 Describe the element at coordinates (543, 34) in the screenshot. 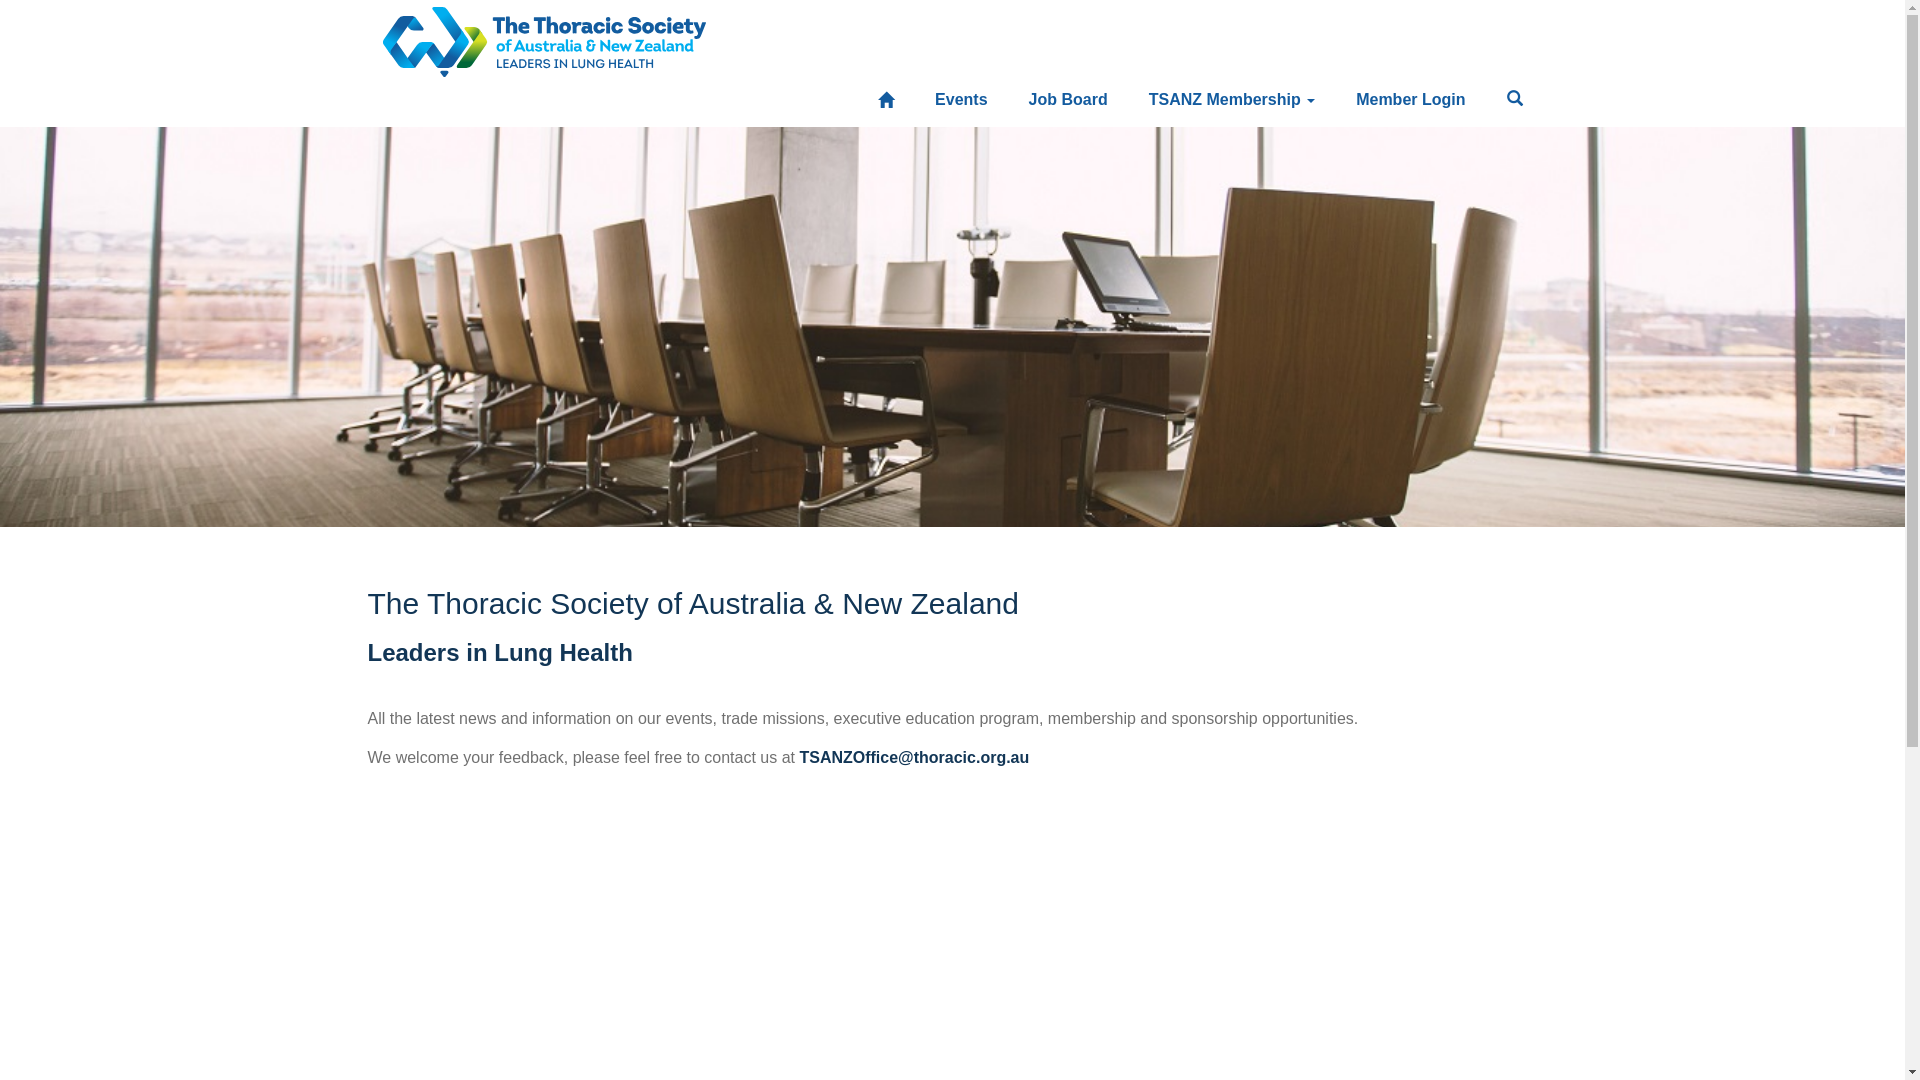

I see `'AICC Portal'` at that location.